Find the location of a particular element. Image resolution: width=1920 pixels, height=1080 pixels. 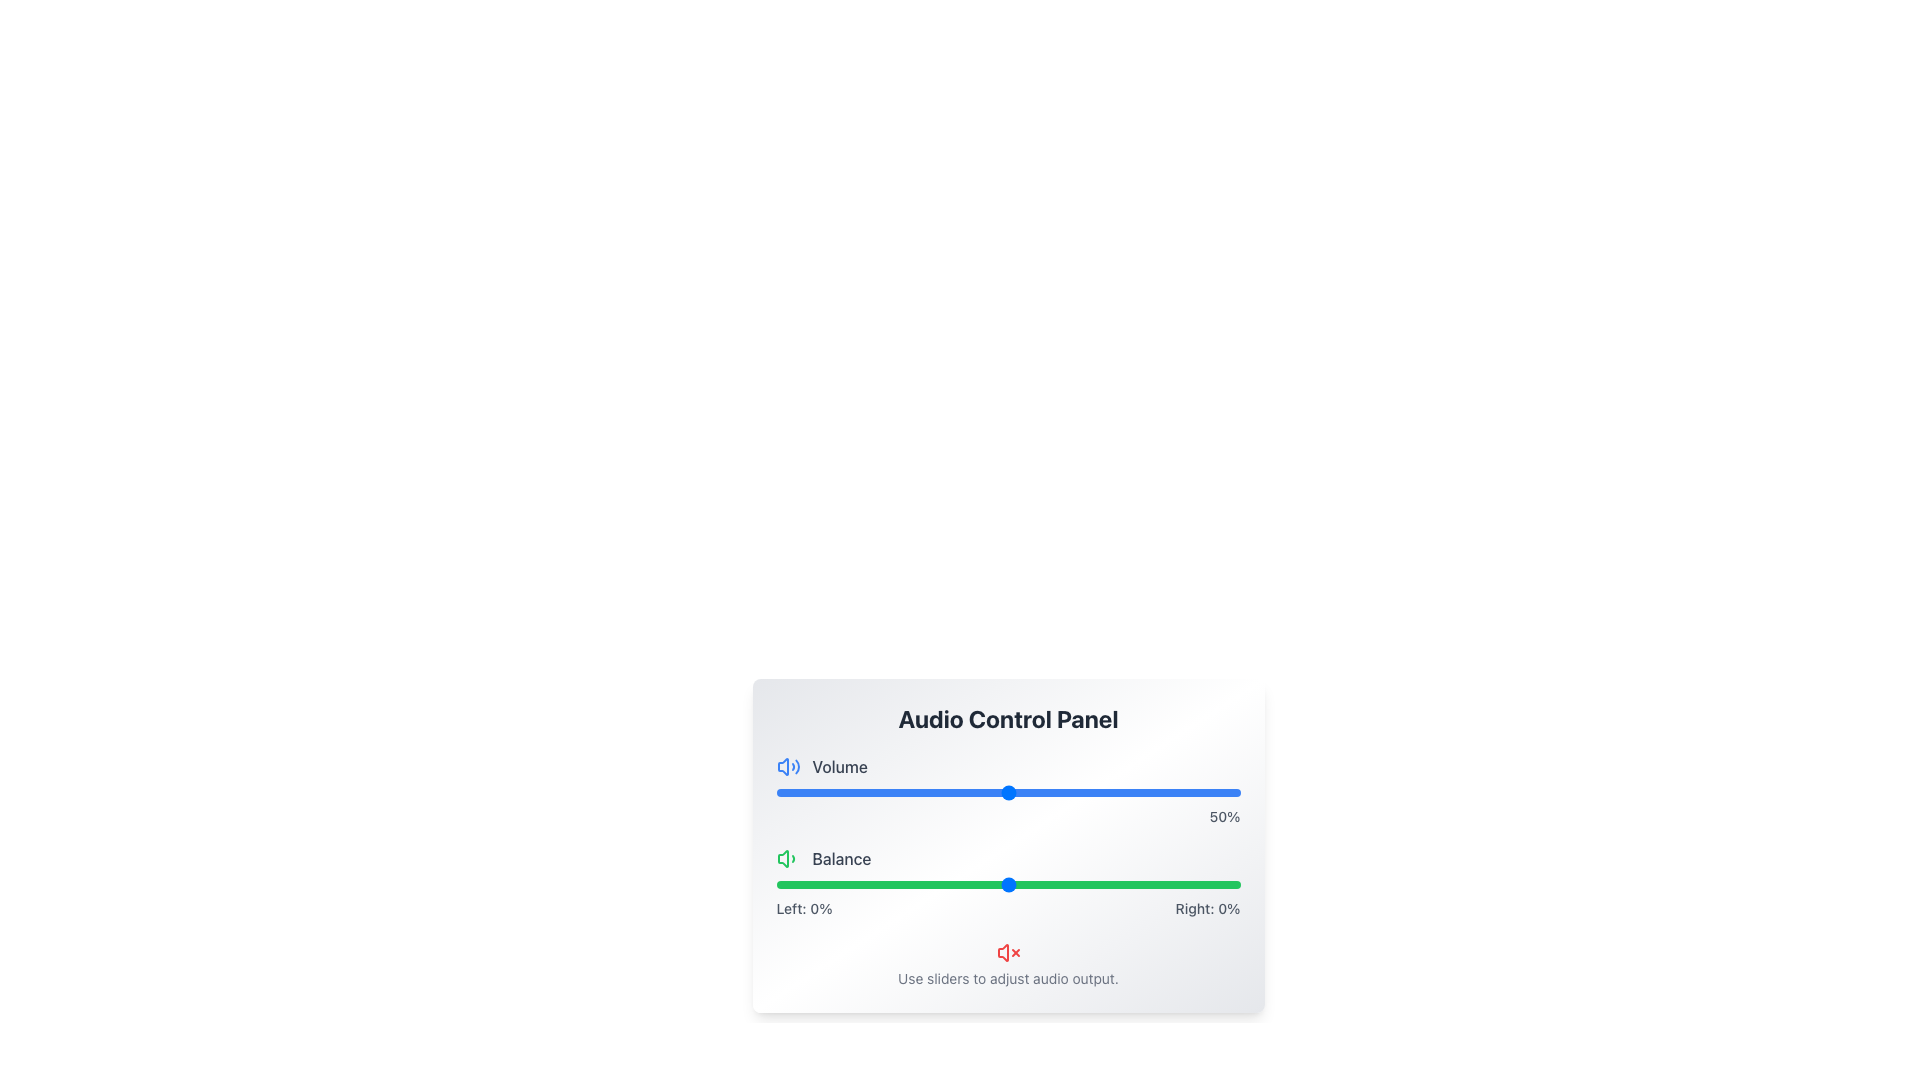

balance is located at coordinates (780, 883).